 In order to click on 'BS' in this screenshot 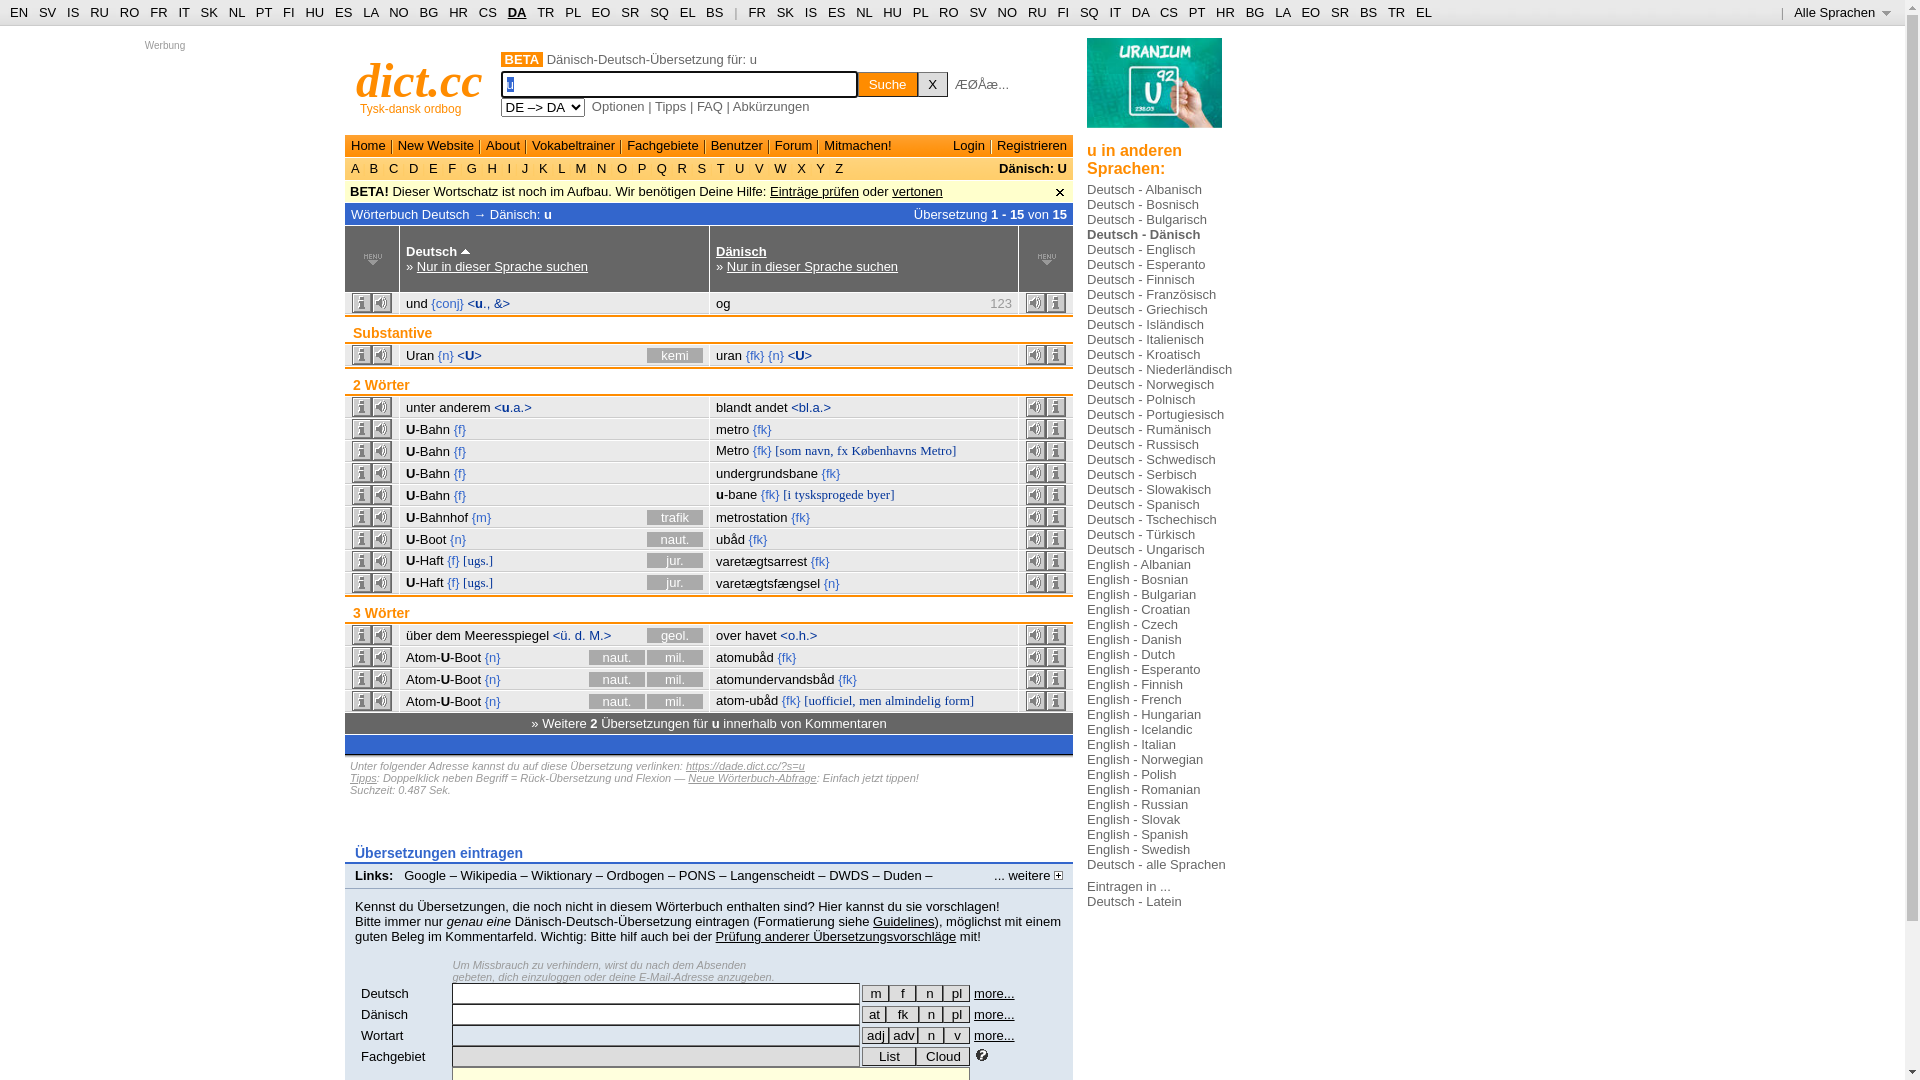, I will do `click(714, 12)`.